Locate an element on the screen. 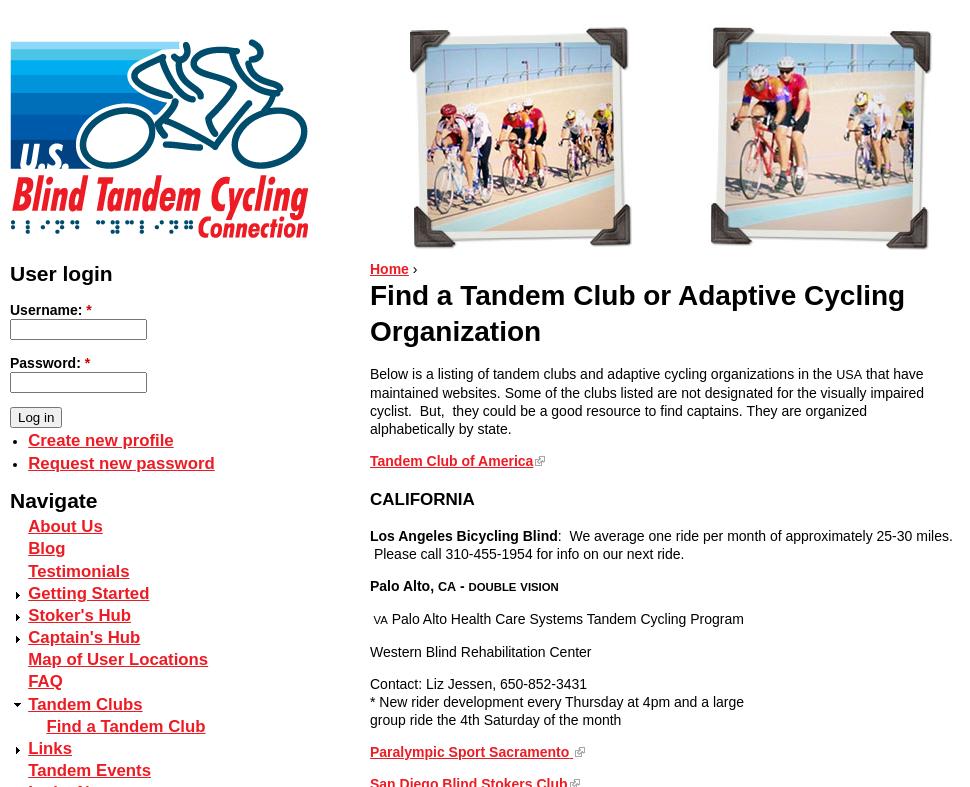 This screenshot has height=787, width=970. 'Navigate' is located at coordinates (52, 499).